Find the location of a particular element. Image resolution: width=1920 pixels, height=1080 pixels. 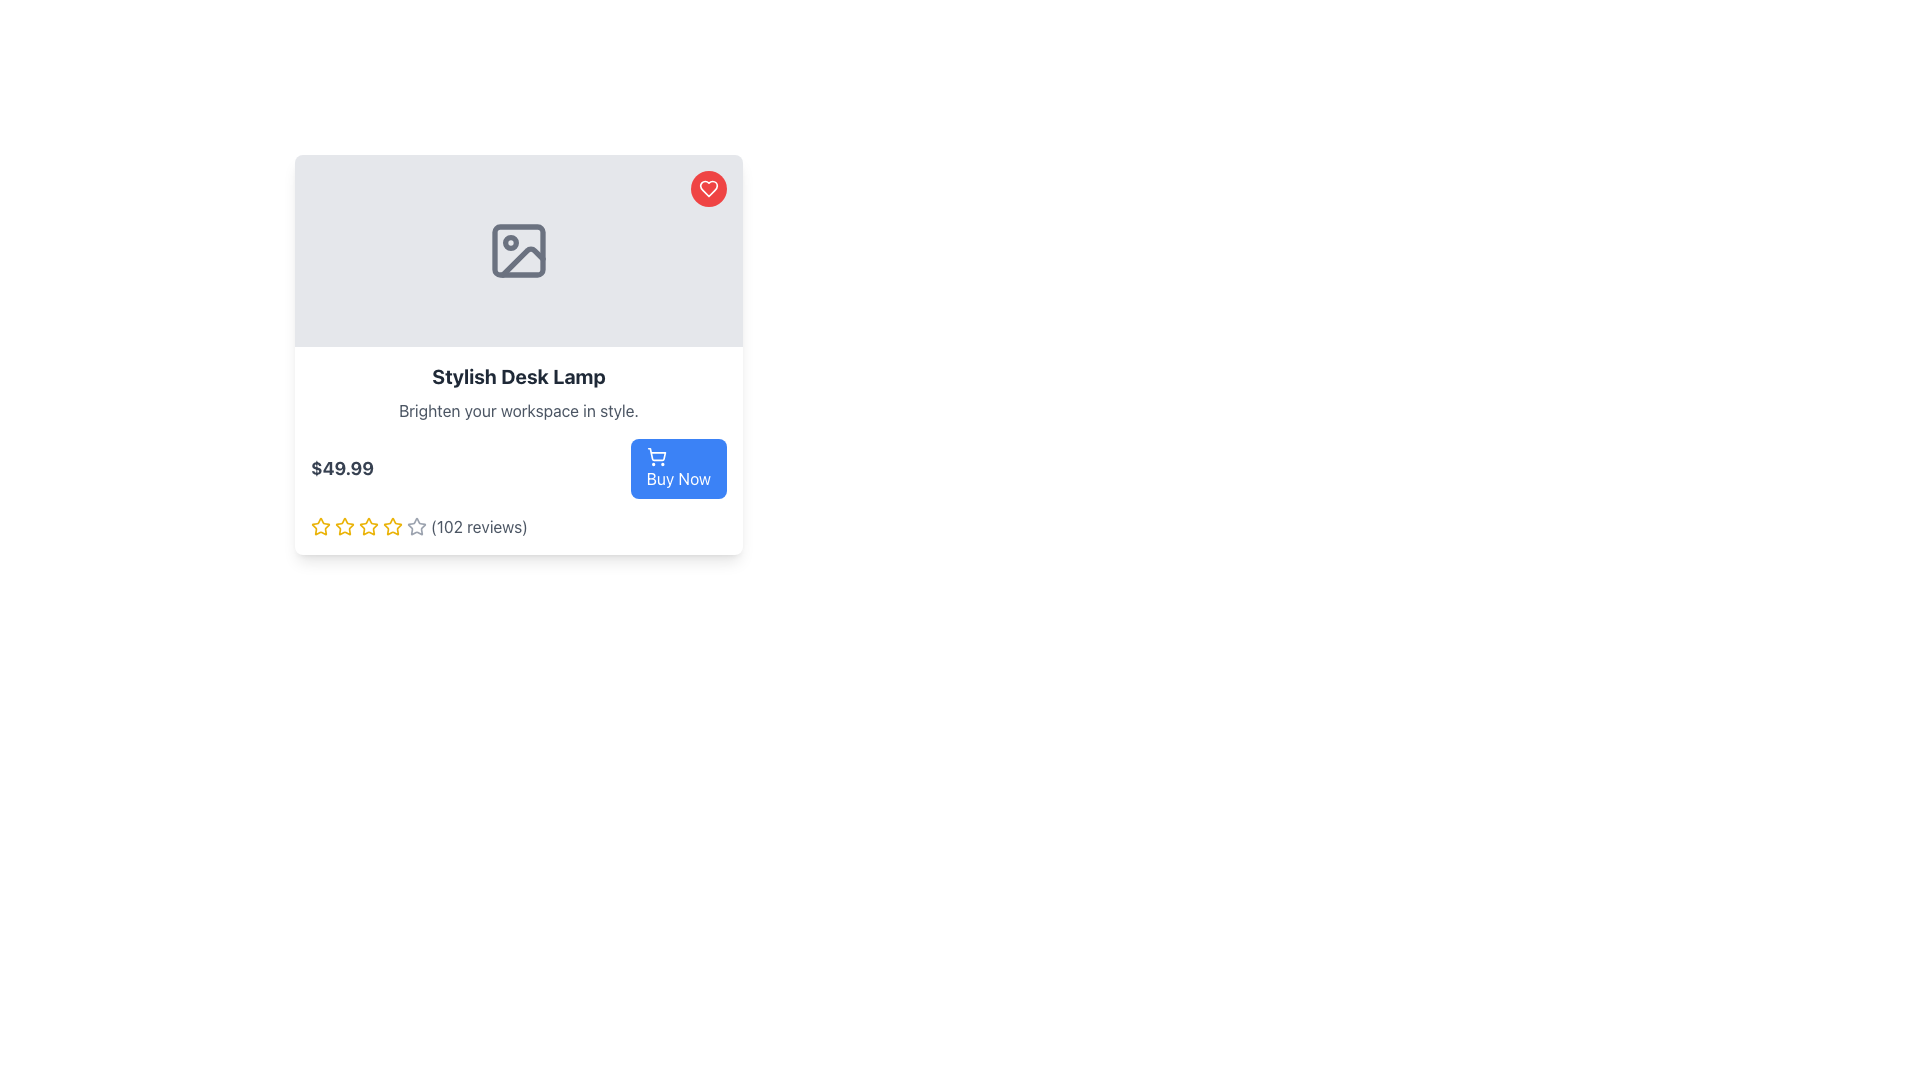

the first star icon is located at coordinates (345, 525).